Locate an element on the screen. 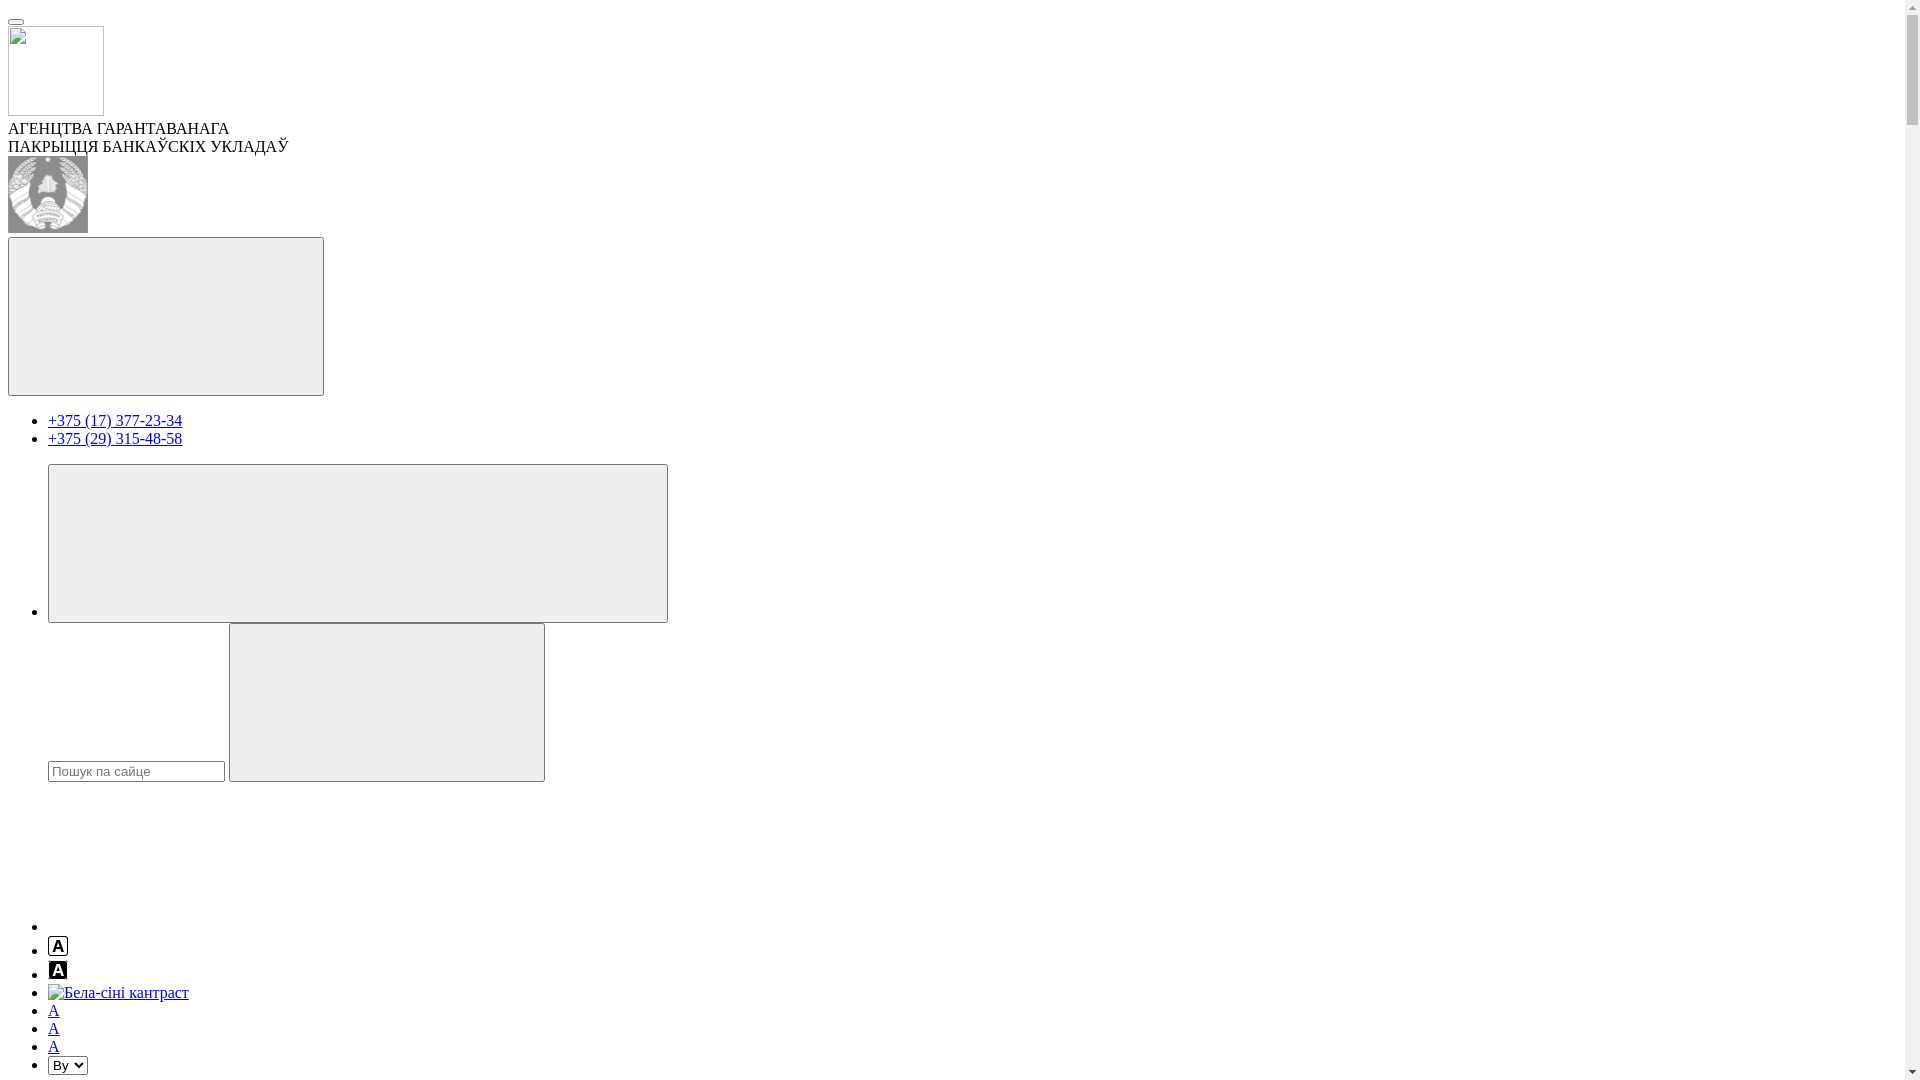  'A' is located at coordinates (53, 1010).